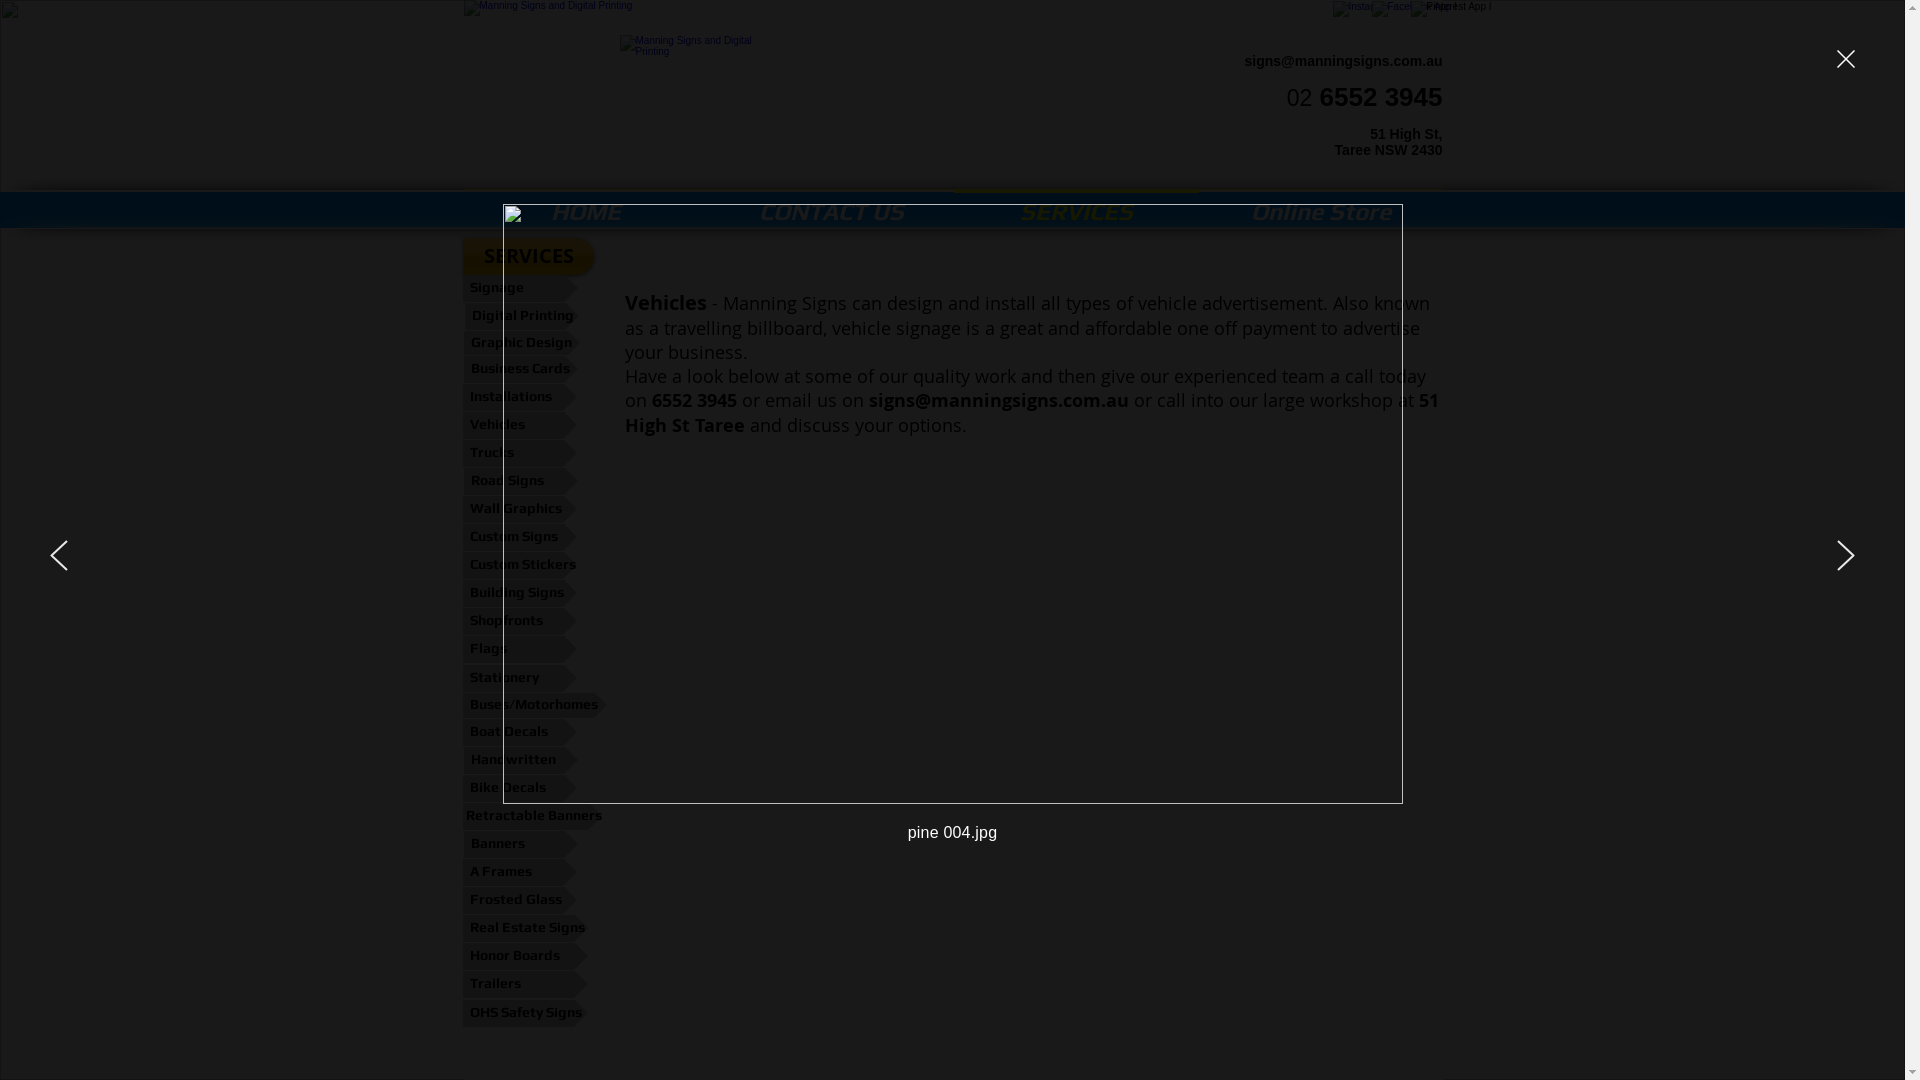  I want to click on 'CONTACT US', so click(830, 203).